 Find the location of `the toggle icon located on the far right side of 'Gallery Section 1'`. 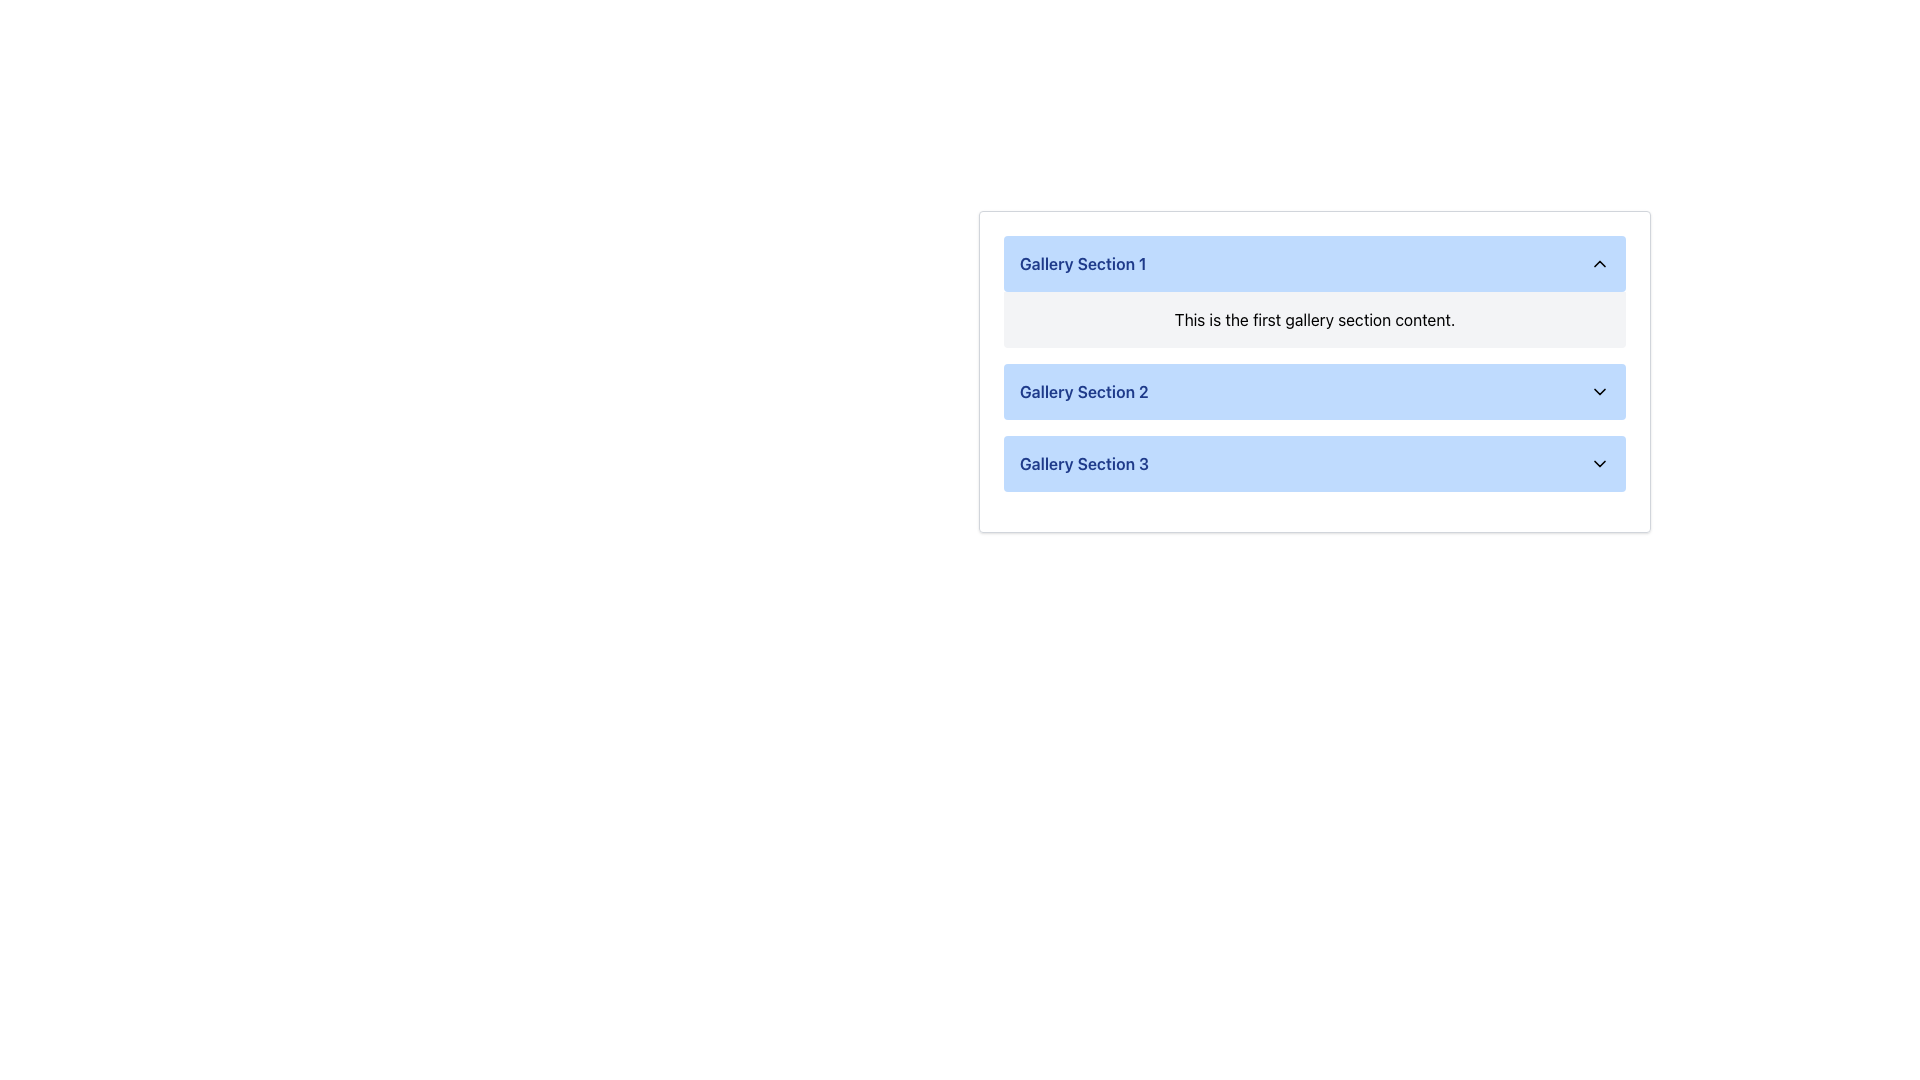

the toggle icon located on the far right side of 'Gallery Section 1' is located at coordinates (1598, 262).